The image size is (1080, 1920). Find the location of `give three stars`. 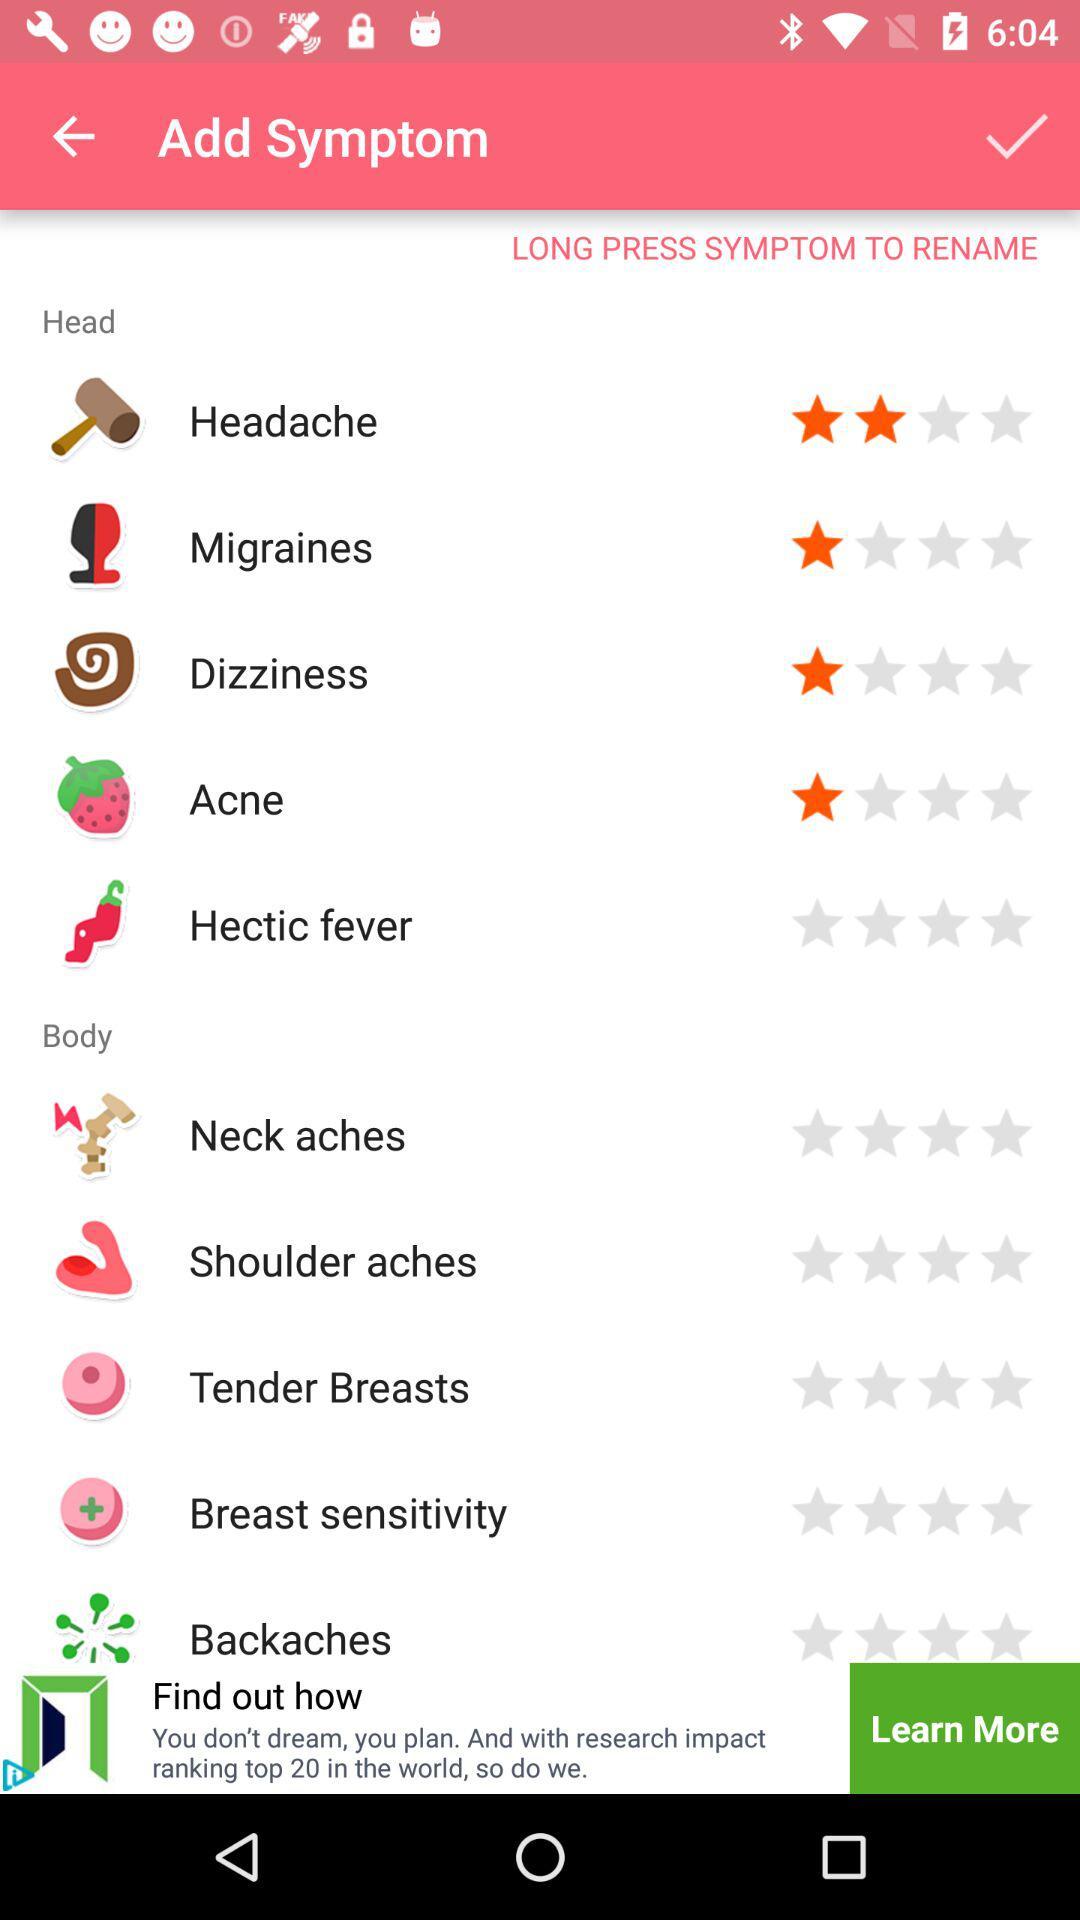

give three stars is located at coordinates (943, 419).